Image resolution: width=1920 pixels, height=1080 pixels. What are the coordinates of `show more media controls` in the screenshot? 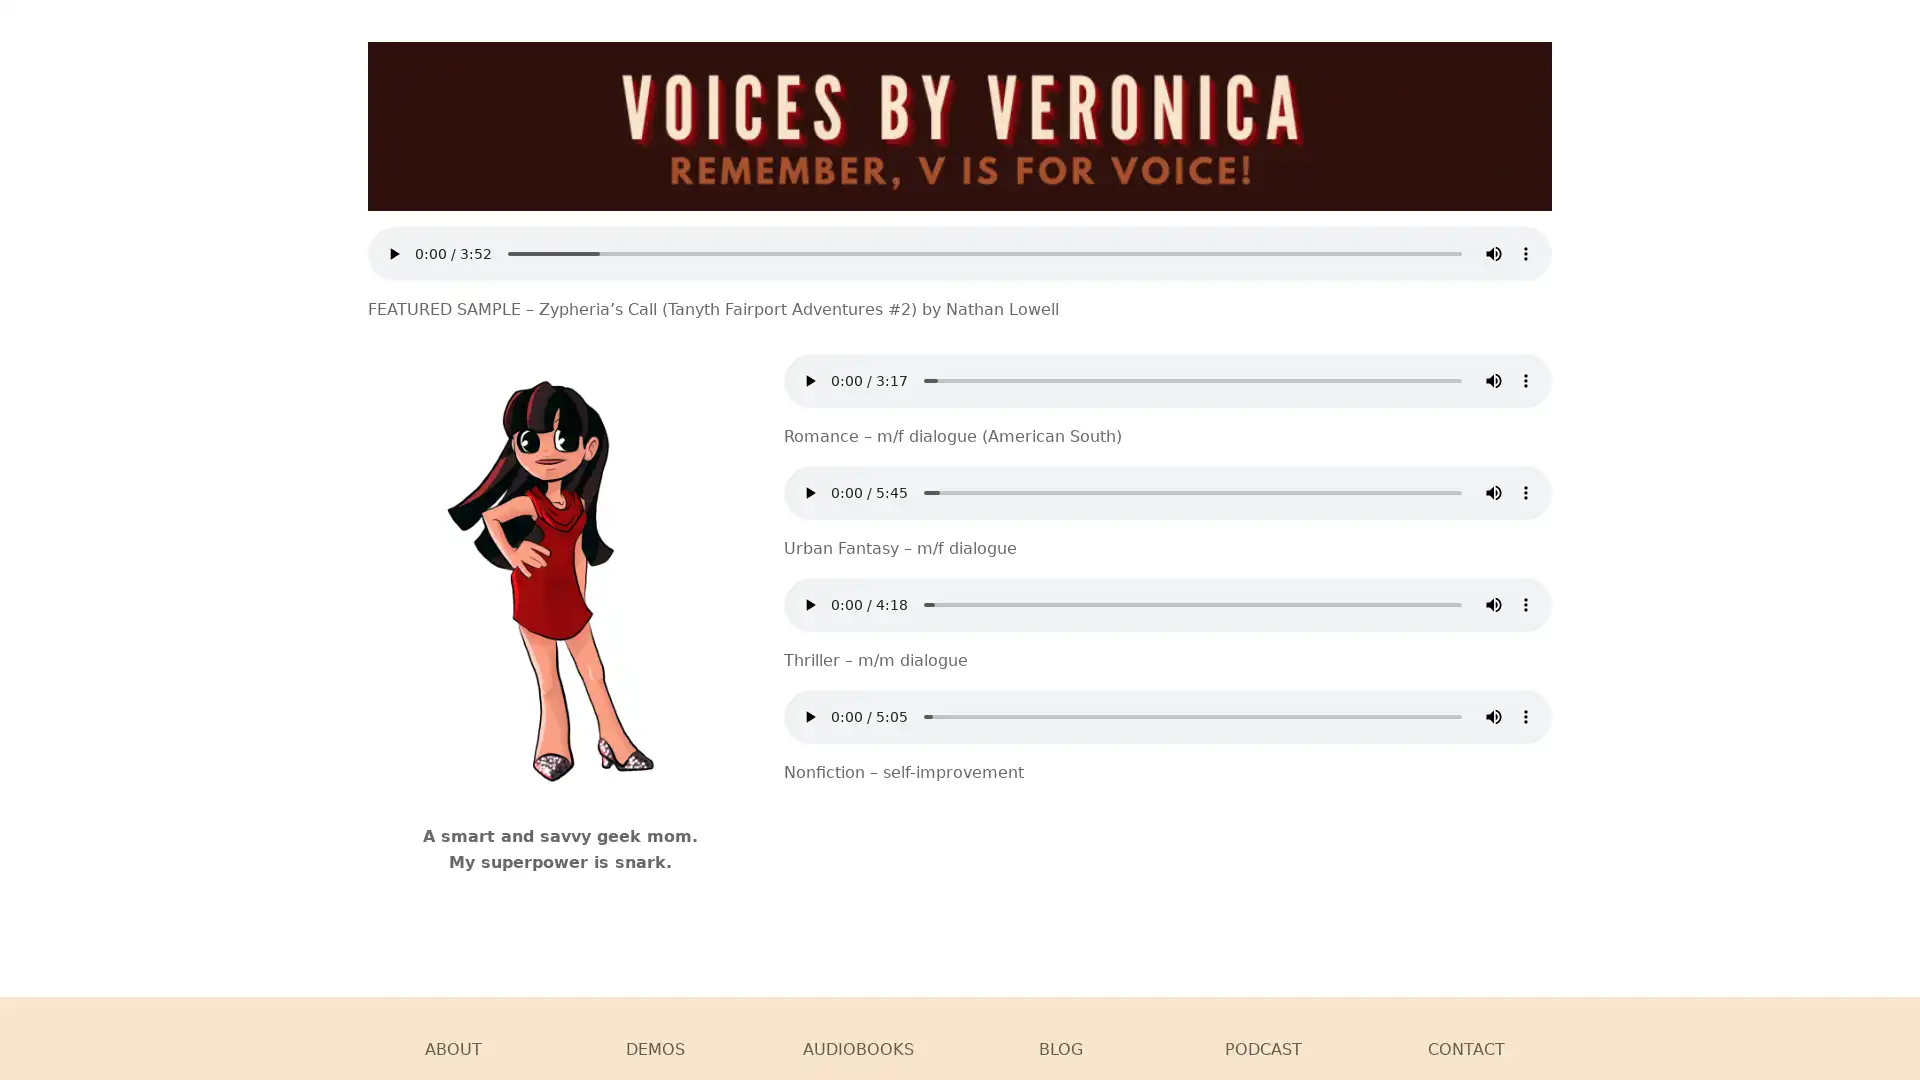 It's located at (1525, 253).